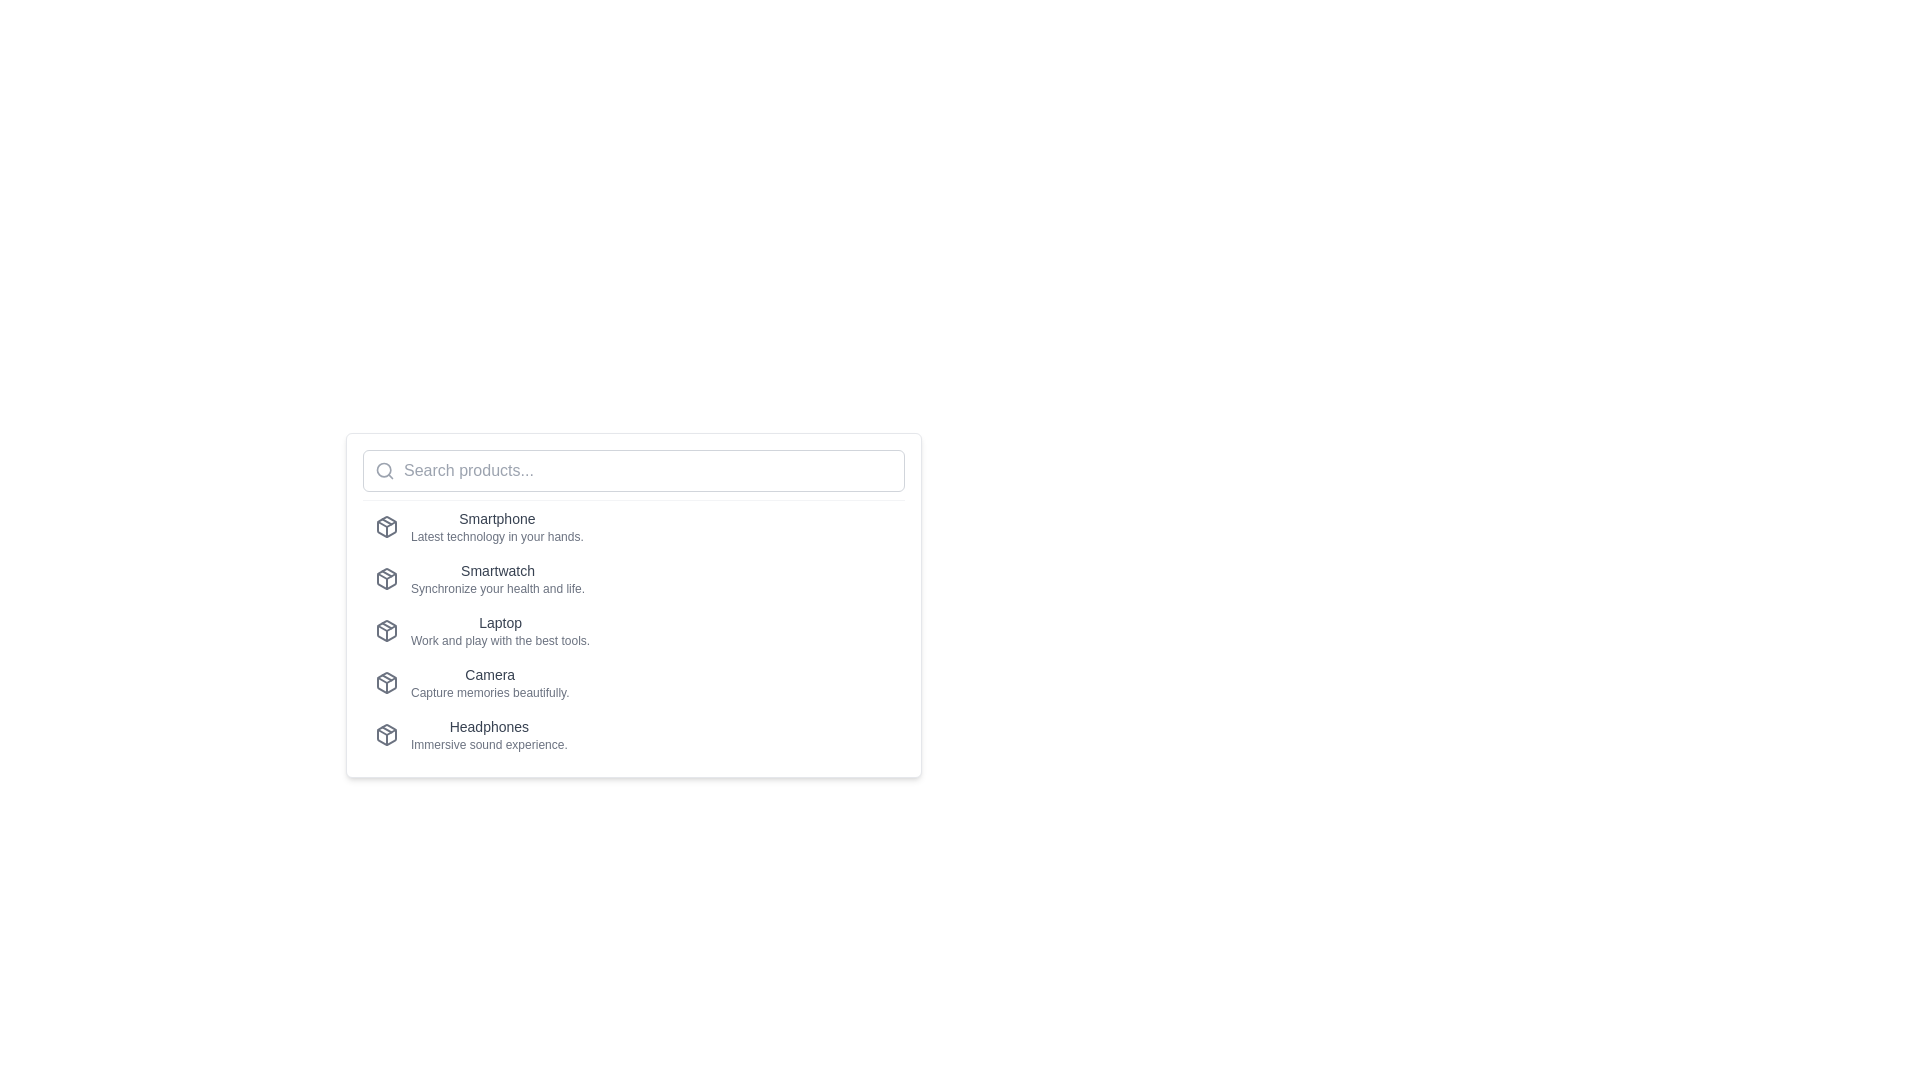 This screenshot has width=1920, height=1080. I want to click on the descriptive caption Text Label for the 'Headphones' option located beneath the main label 'Headphones' in the vertical list, so click(489, 744).